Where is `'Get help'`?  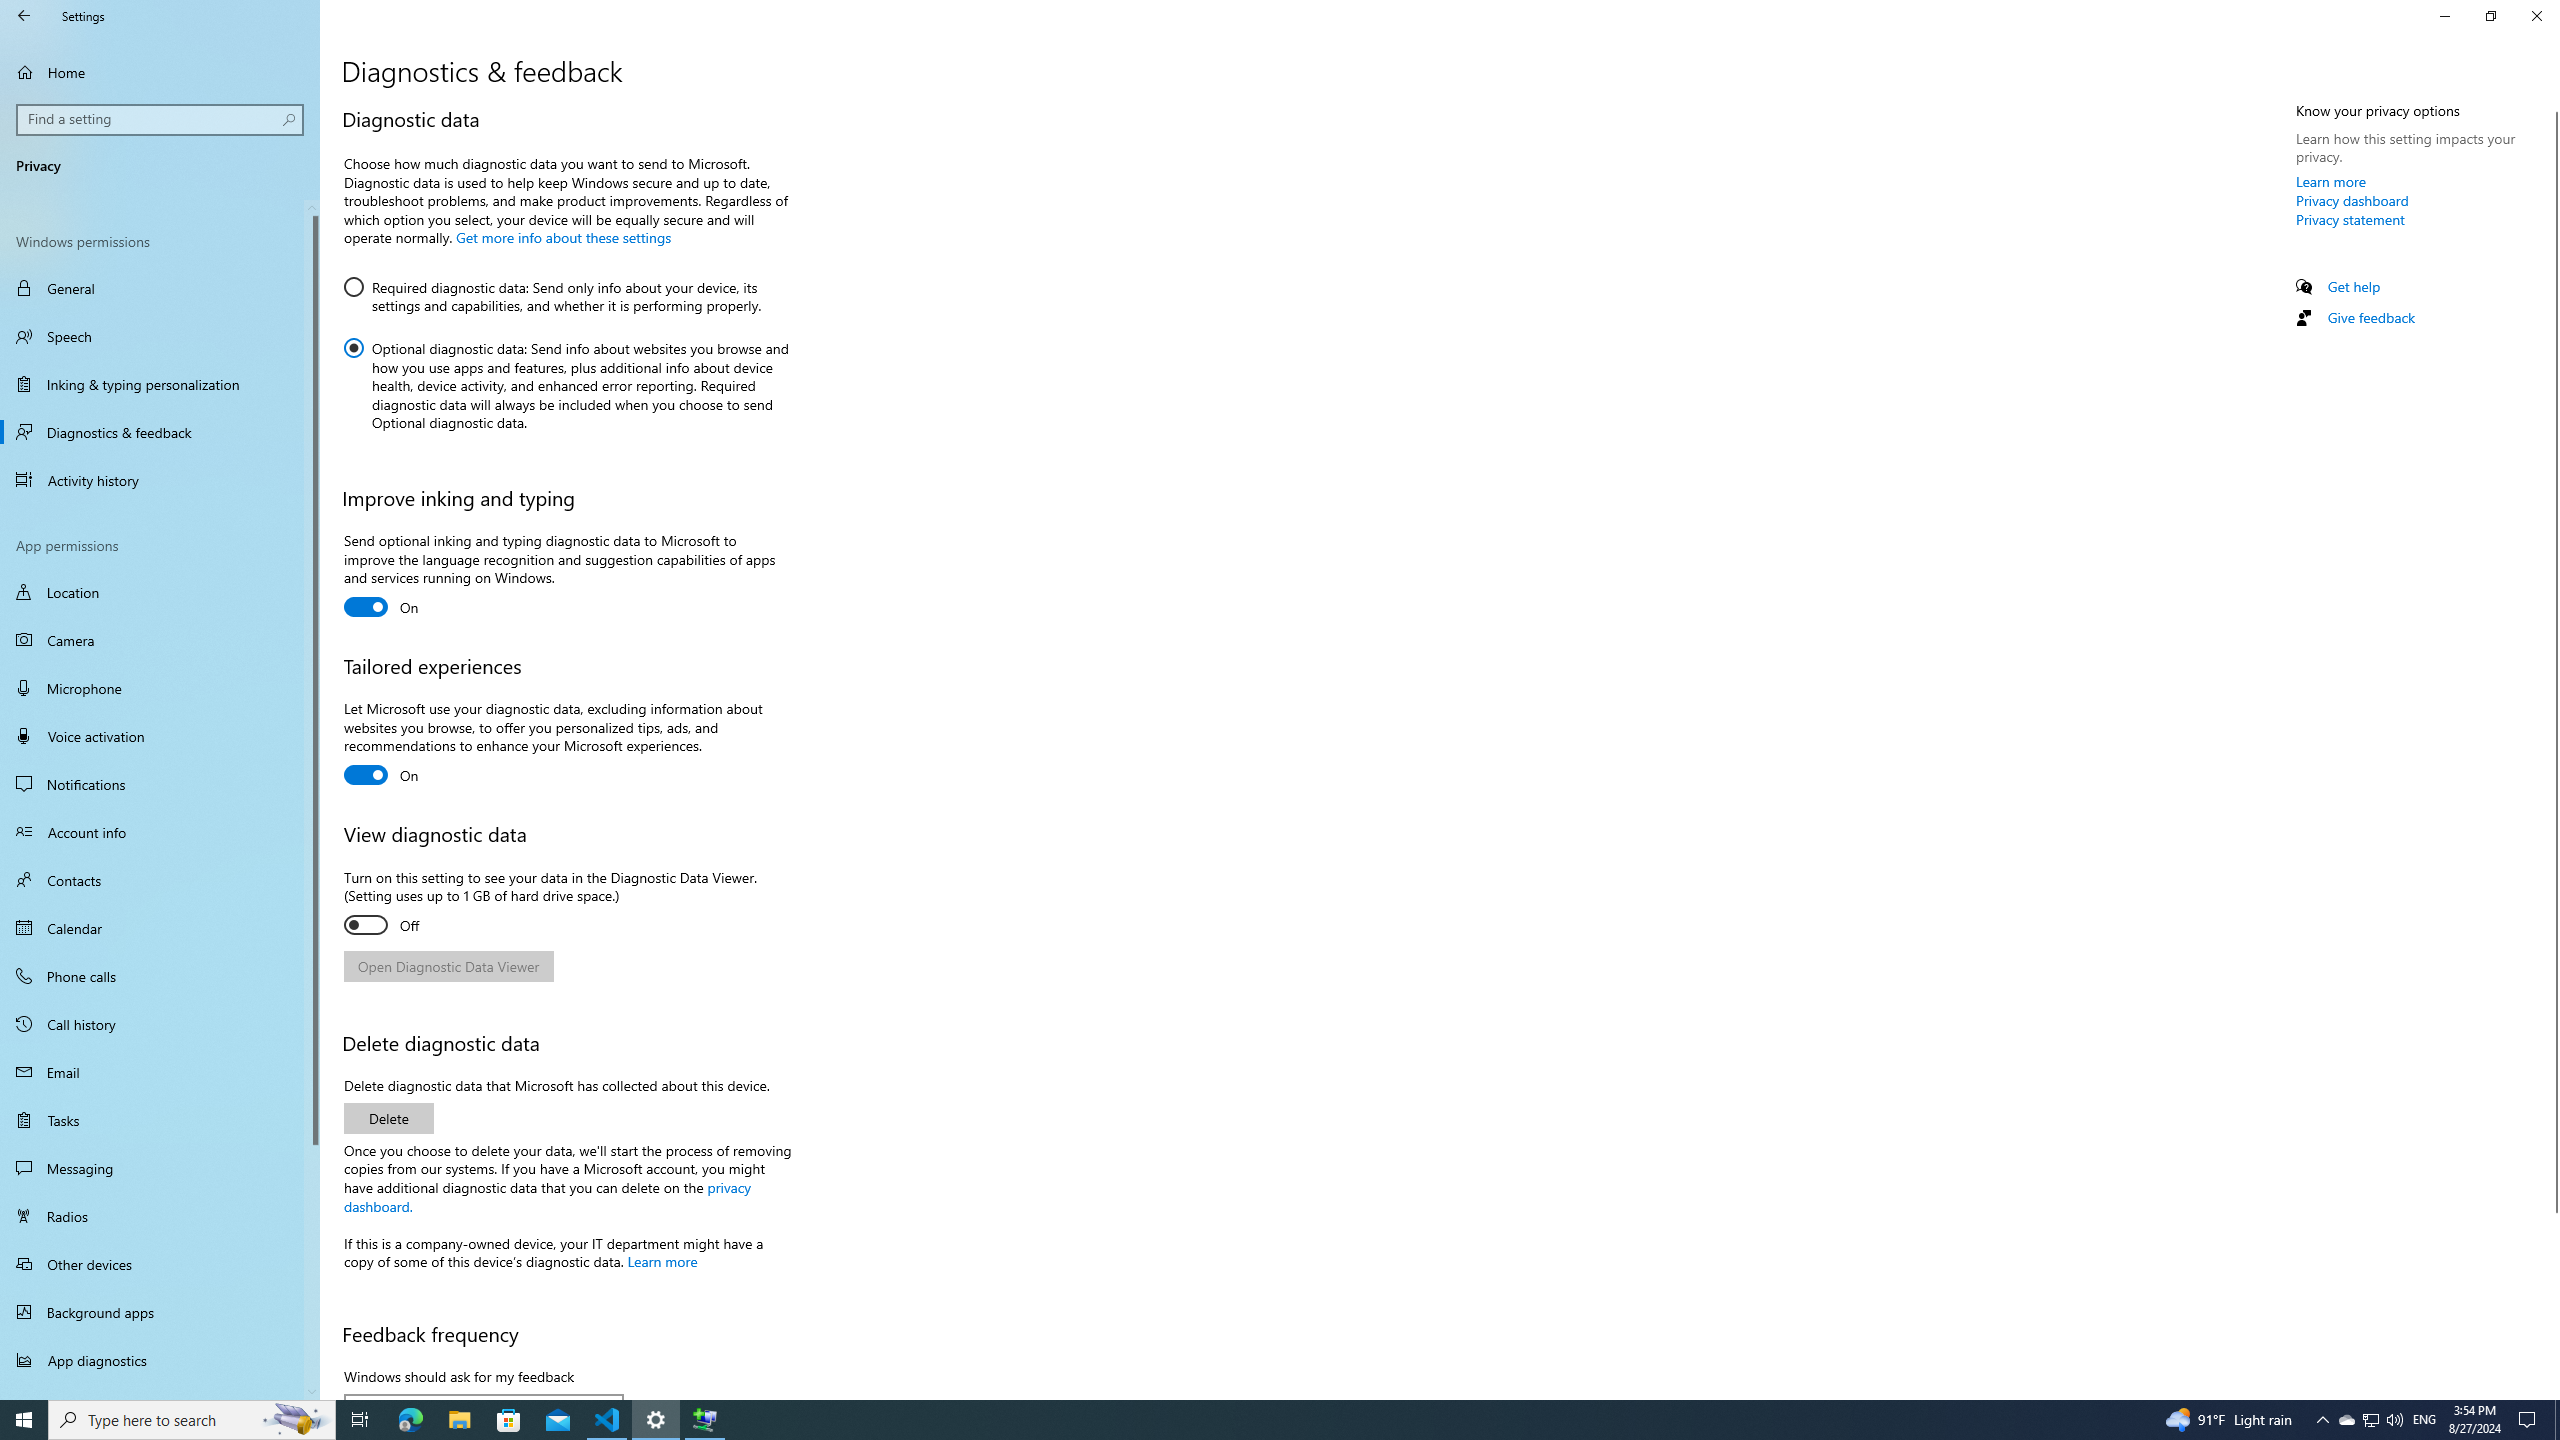
'Get help' is located at coordinates (2352, 286).